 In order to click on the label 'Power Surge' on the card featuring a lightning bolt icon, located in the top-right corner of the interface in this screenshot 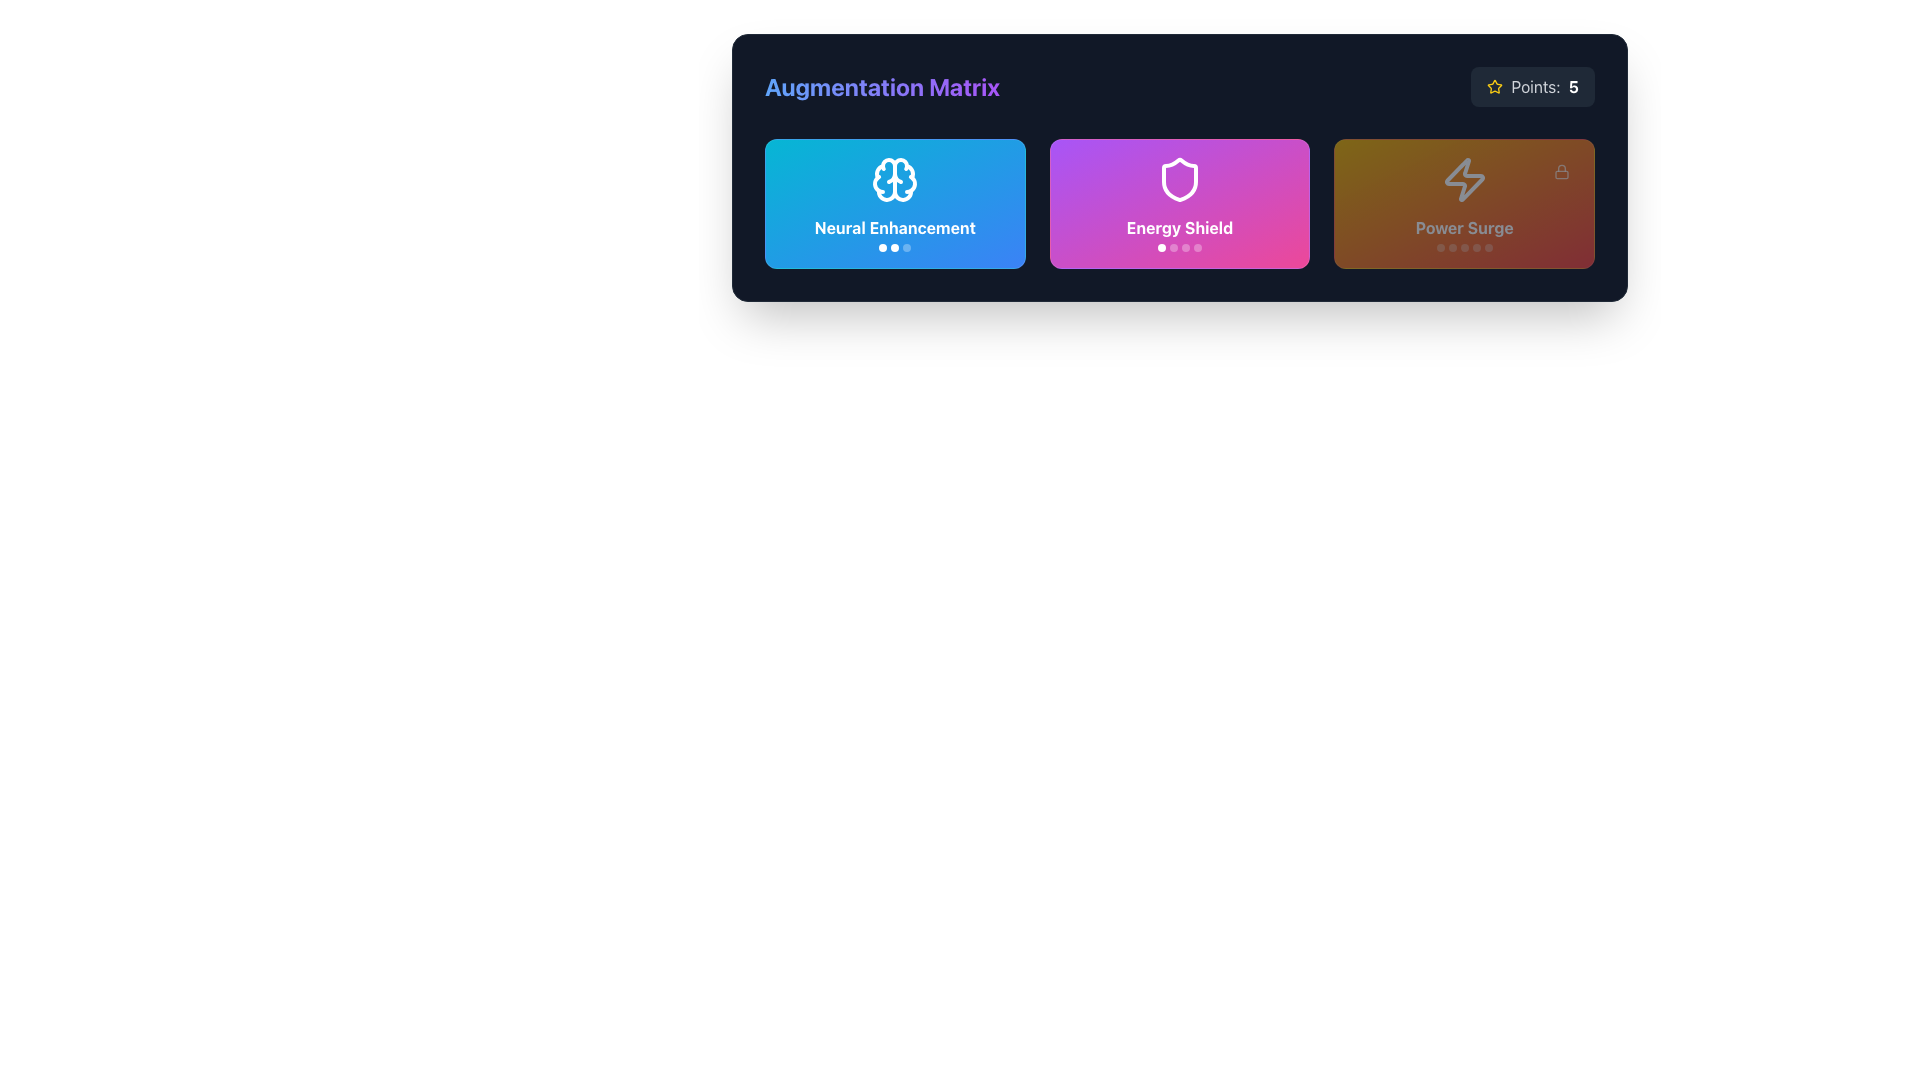, I will do `click(1464, 204)`.